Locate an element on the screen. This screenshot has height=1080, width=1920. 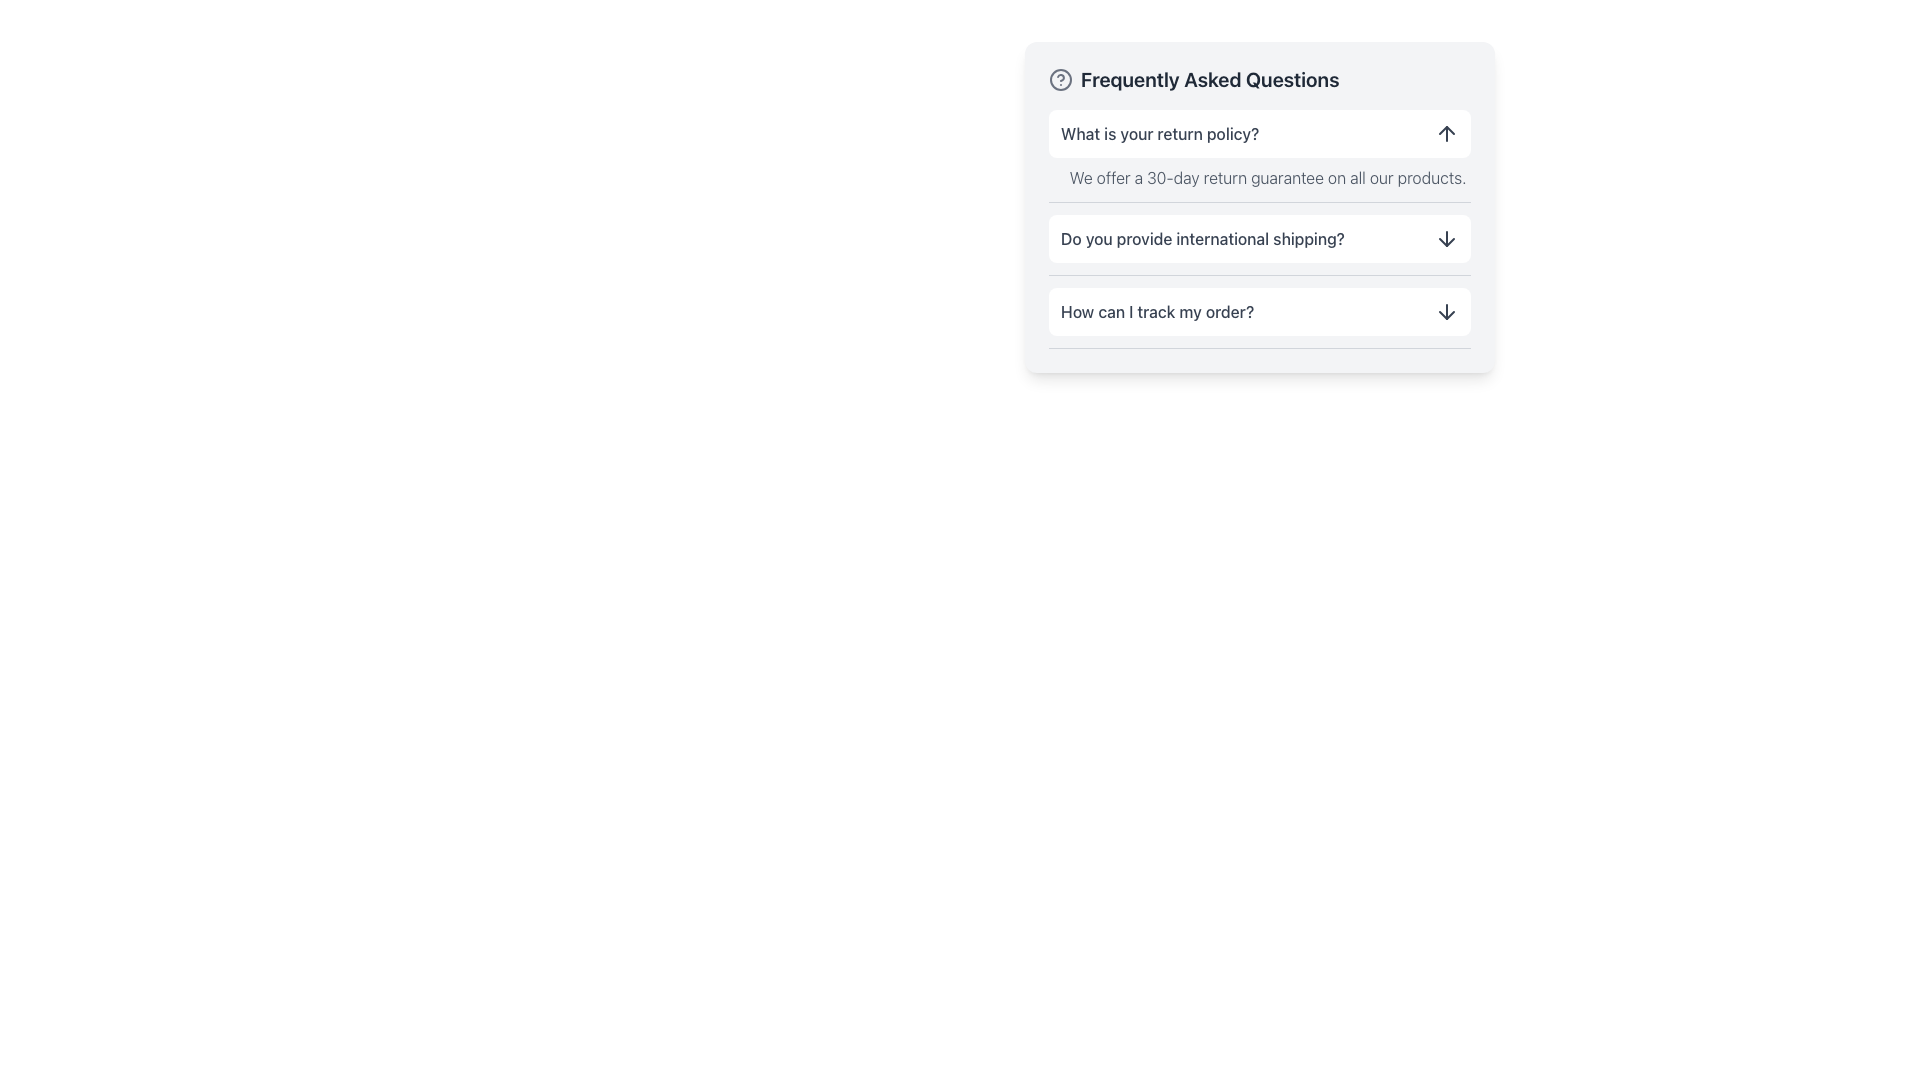
the interactive dropdown menu item for tracking orders in the FAQ section is located at coordinates (1258, 312).